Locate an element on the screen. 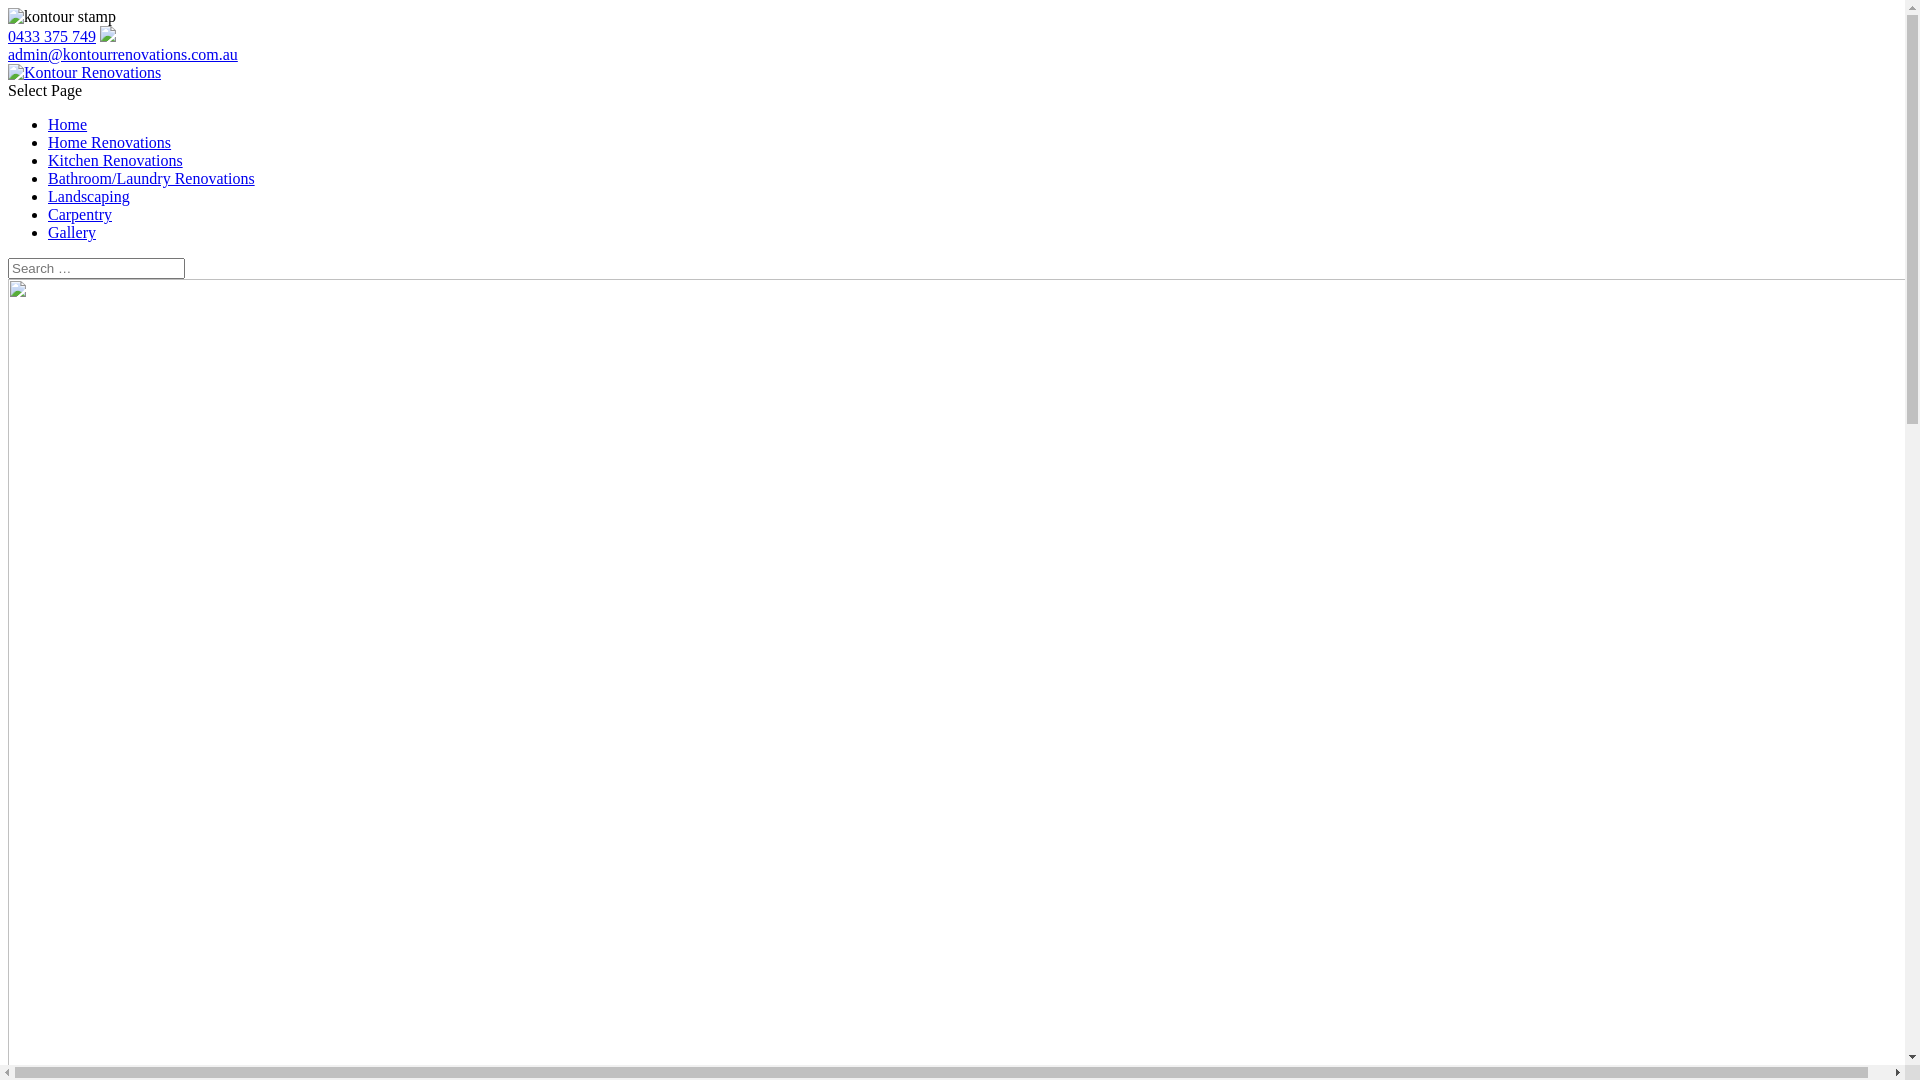 This screenshot has width=1920, height=1080. '0433 375 749' is located at coordinates (8, 36).